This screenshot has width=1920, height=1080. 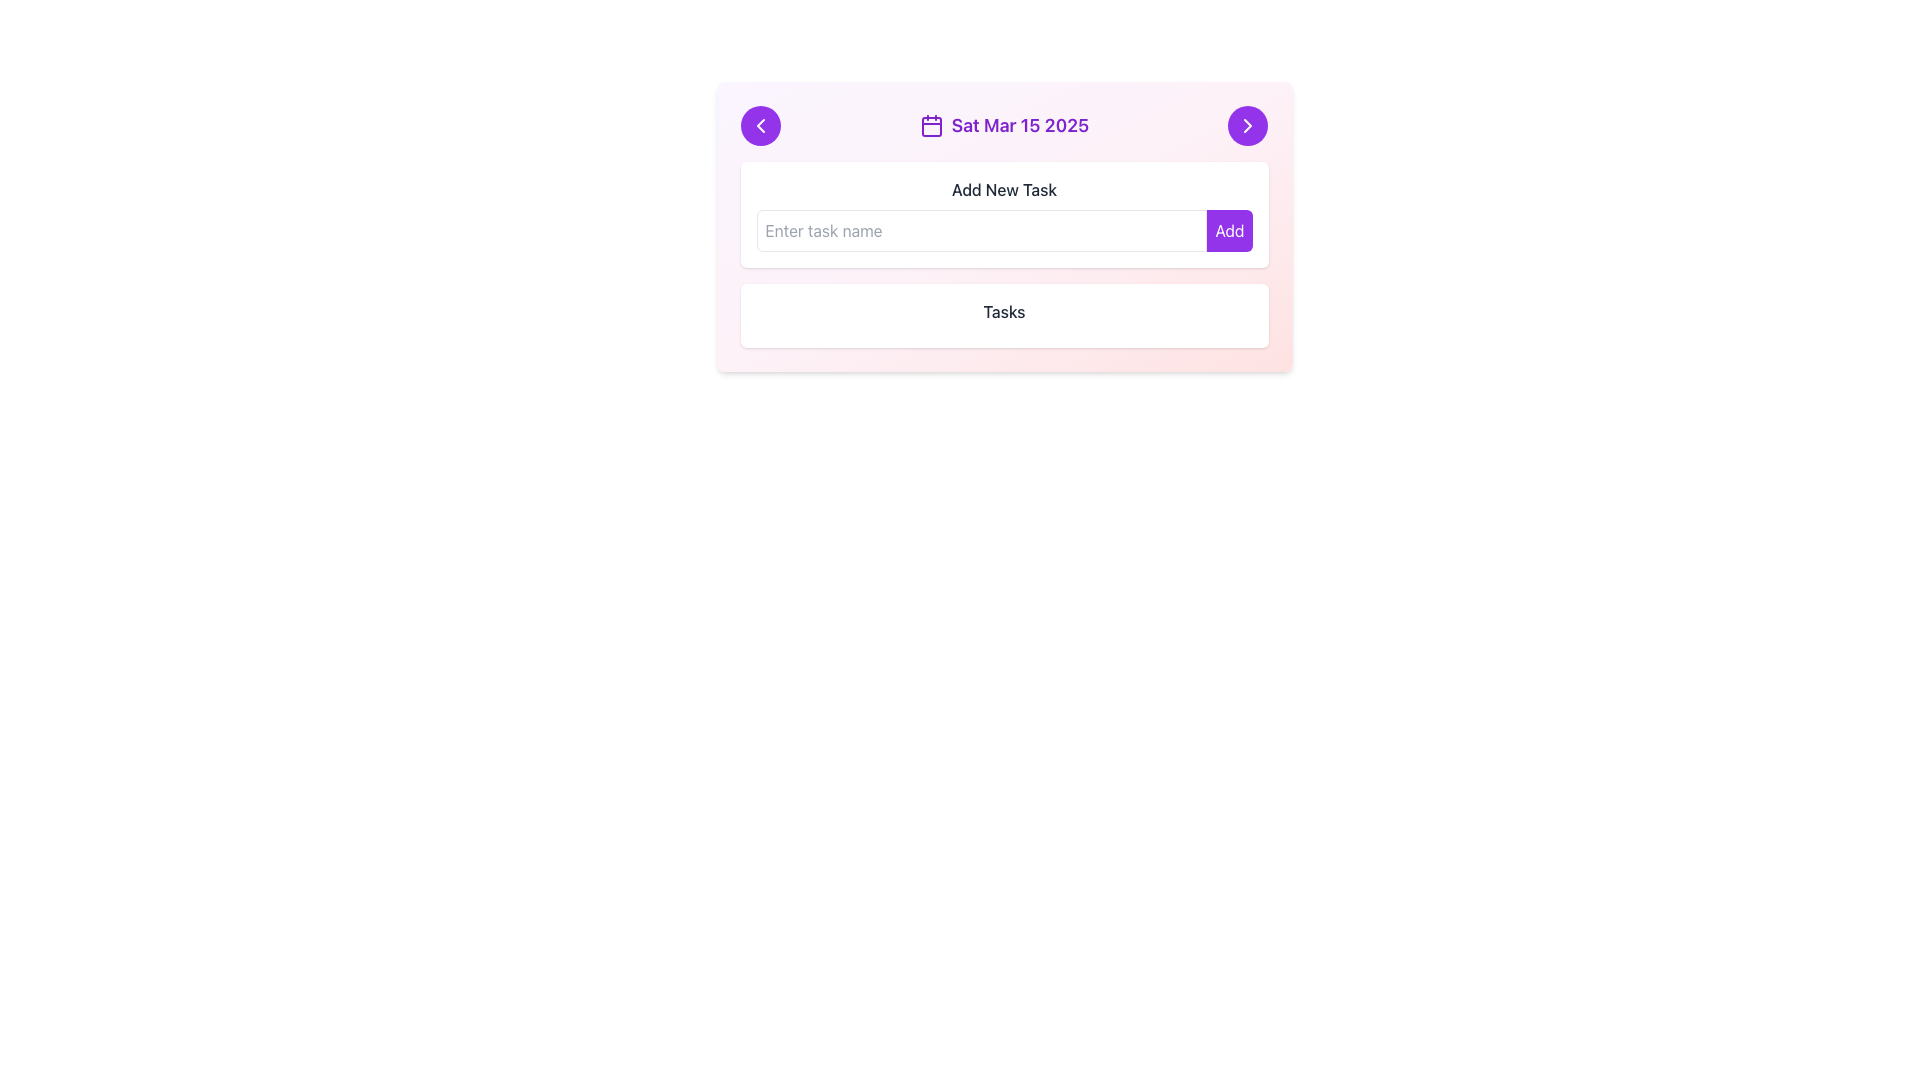 What do you see at coordinates (1247, 126) in the screenshot?
I see `the navigational chevron icon located inside a circular purple button in the top right corner of the interface` at bounding box center [1247, 126].